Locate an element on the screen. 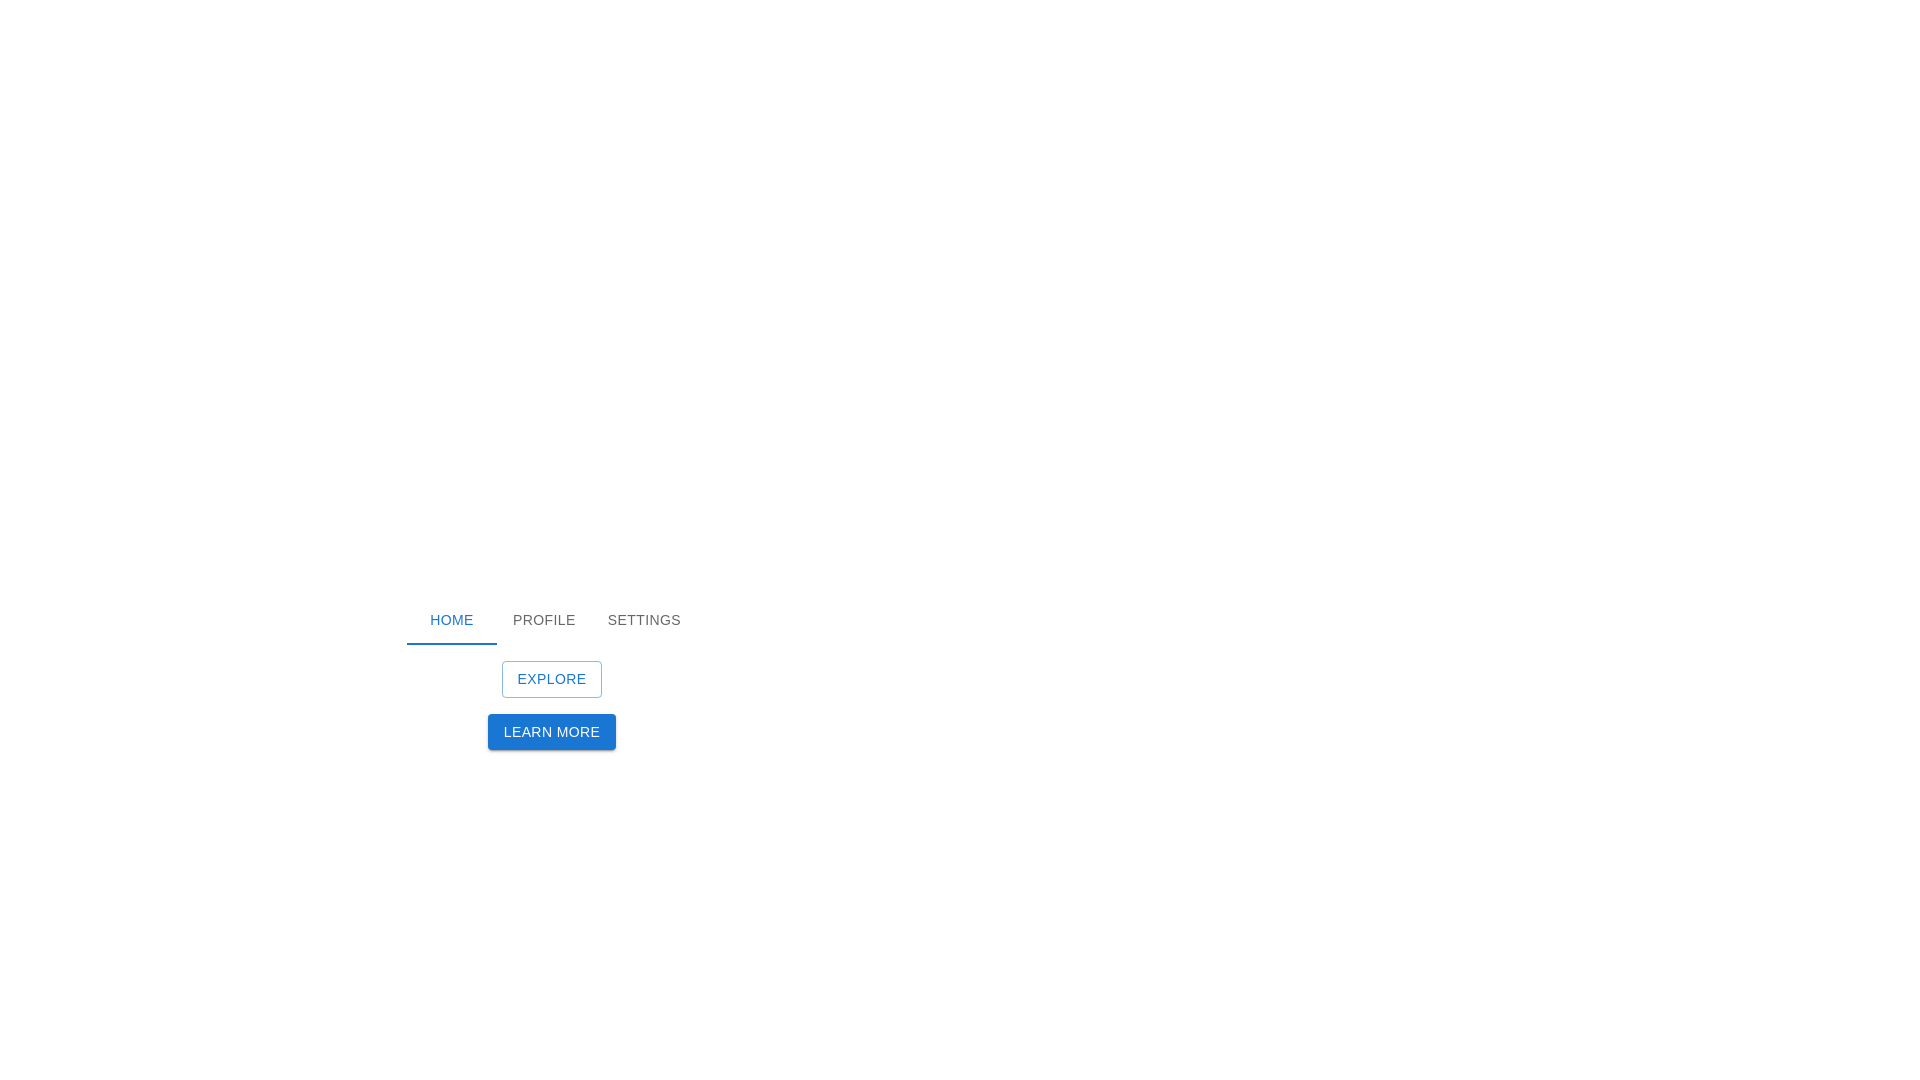 Image resolution: width=1920 pixels, height=1080 pixels. the 'Settings' tab button, which is the third button in a horizontal layout of three items labeled 'Home', 'Profile', and 'Settings' is located at coordinates (644, 620).